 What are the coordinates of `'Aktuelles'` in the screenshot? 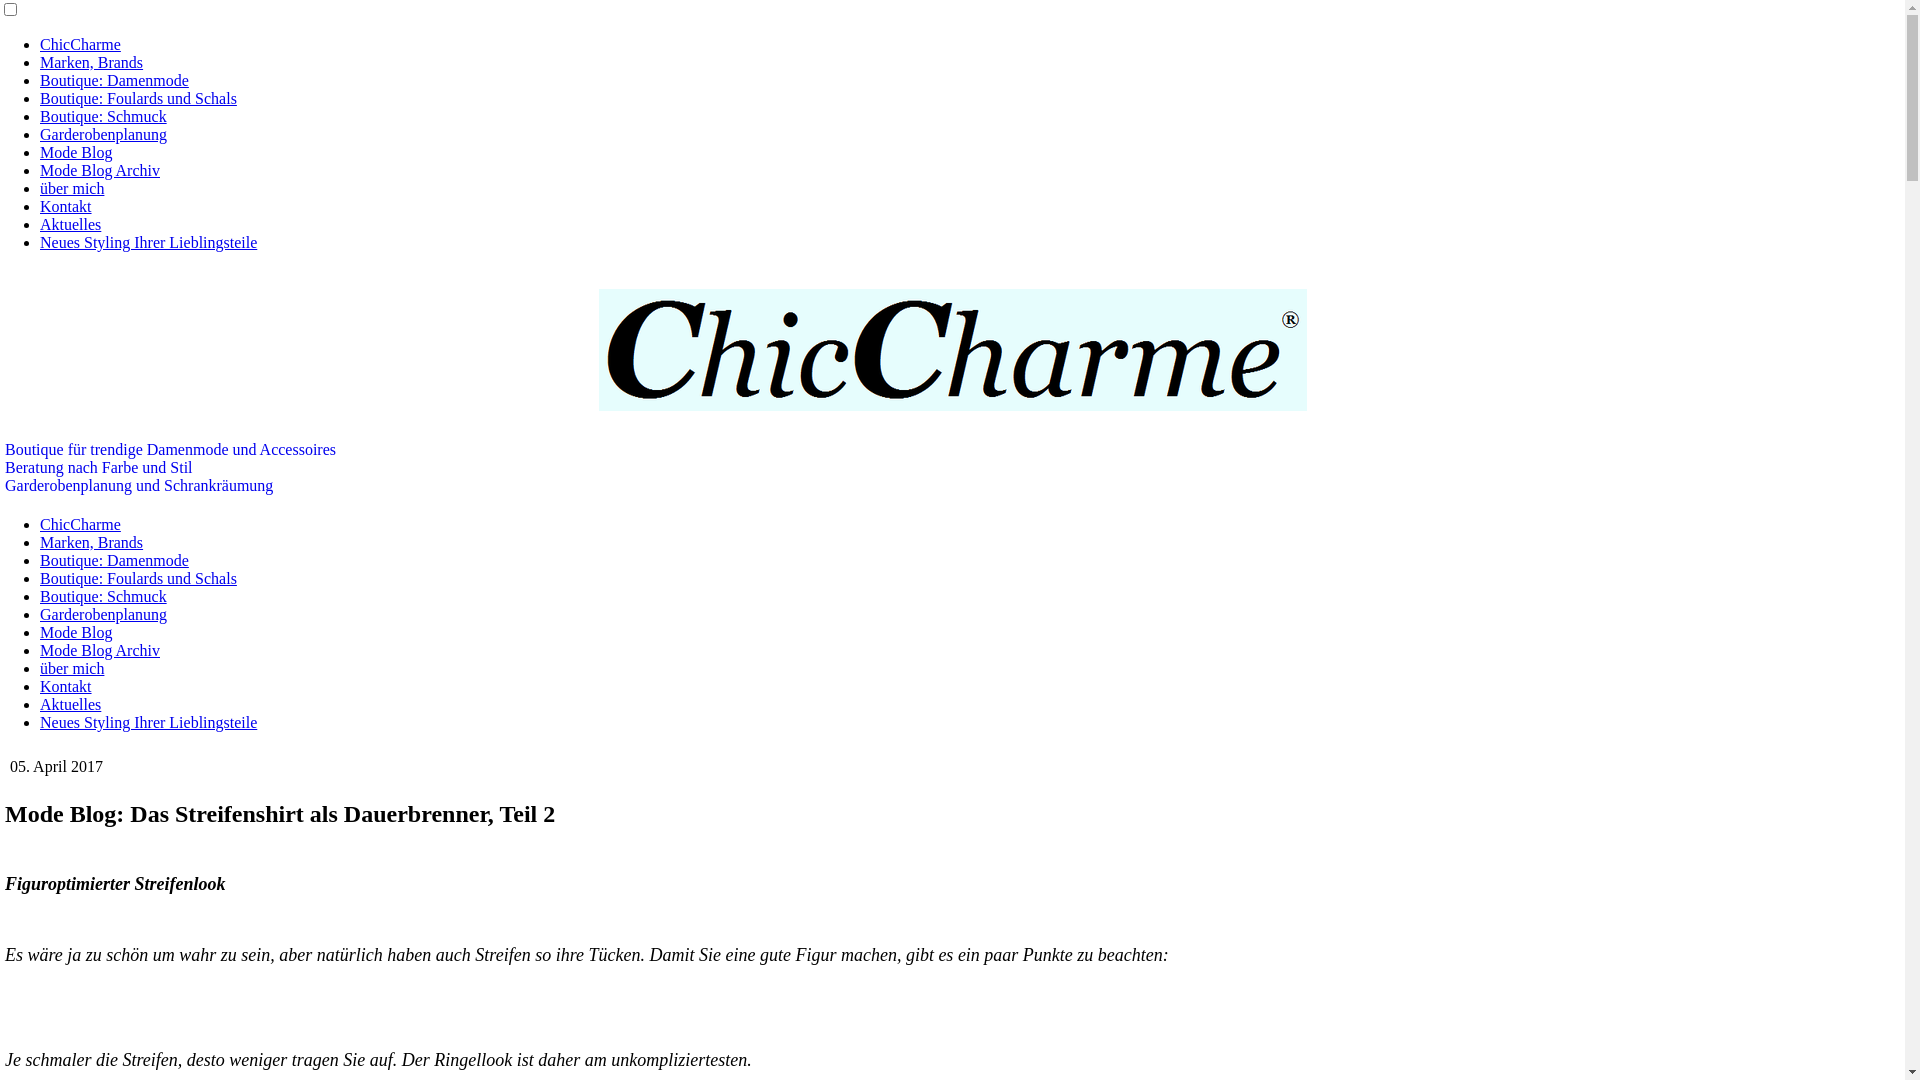 It's located at (39, 224).